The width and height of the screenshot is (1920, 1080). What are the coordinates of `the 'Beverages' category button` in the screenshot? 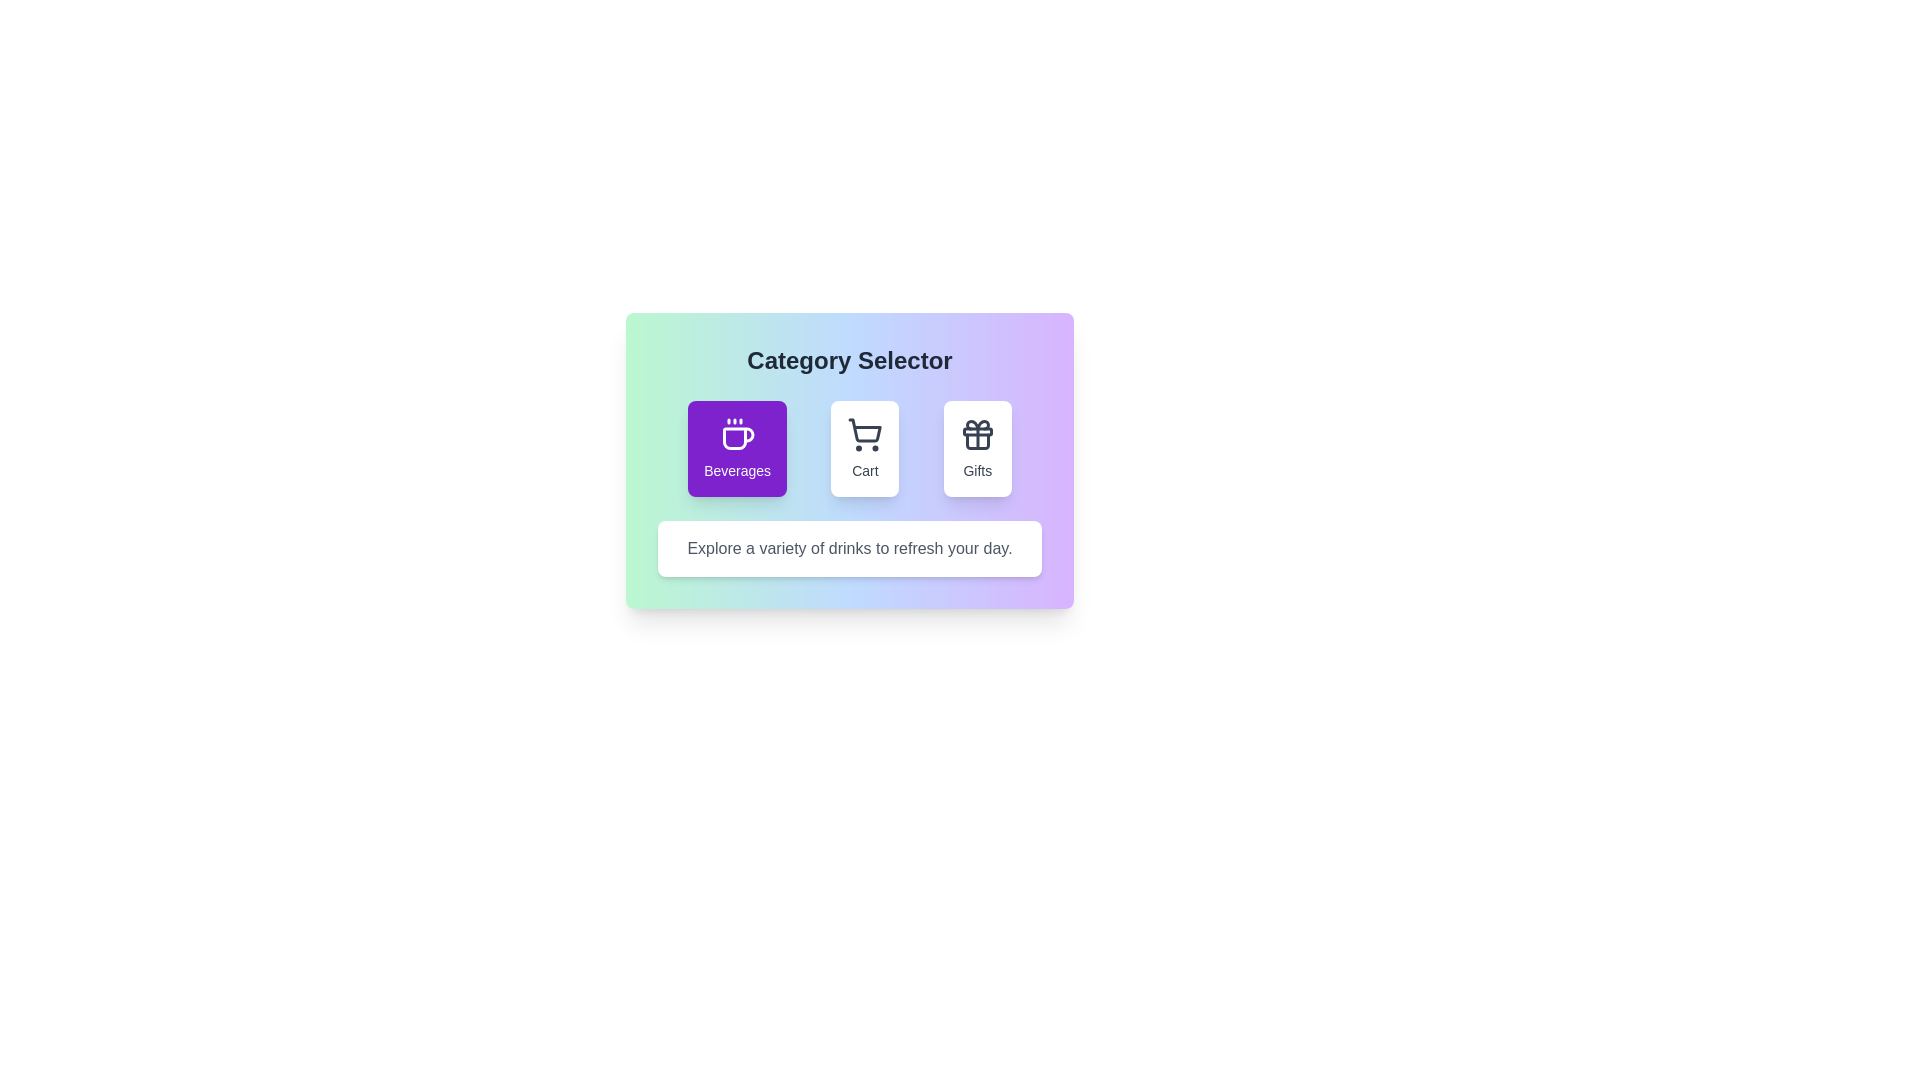 It's located at (736, 447).